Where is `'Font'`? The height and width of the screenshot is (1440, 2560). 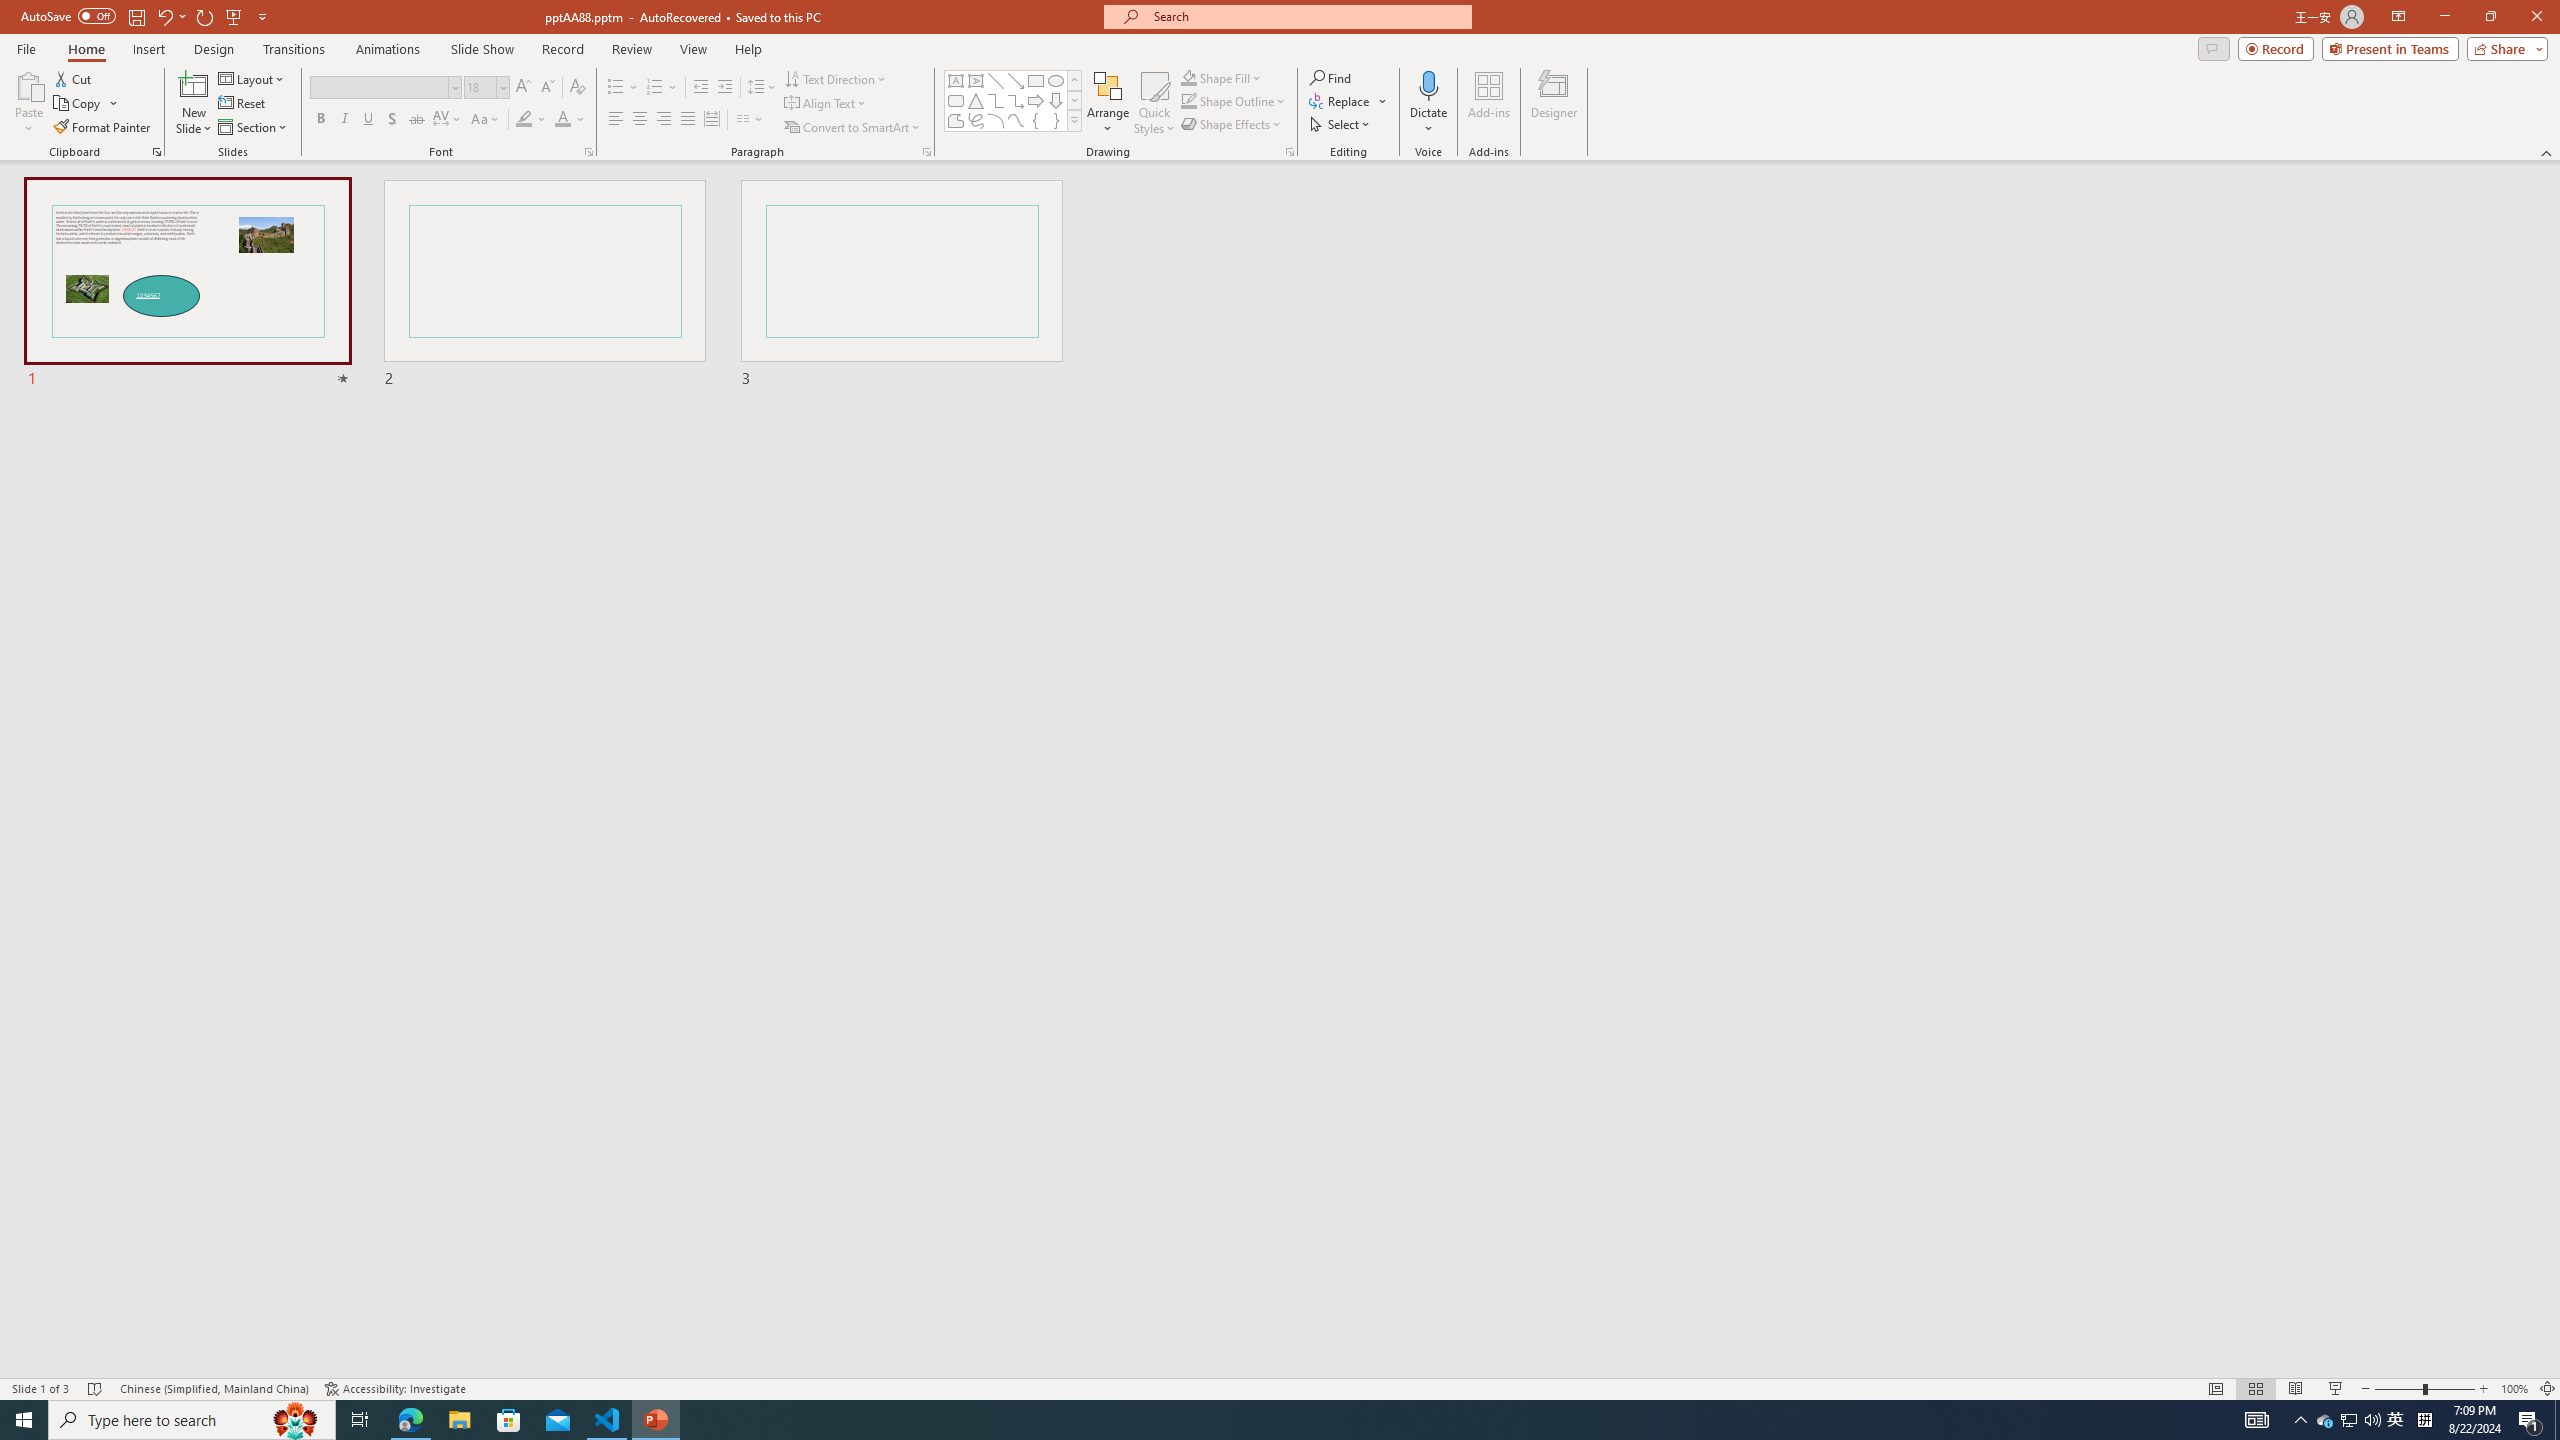 'Font' is located at coordinates (378, 87).